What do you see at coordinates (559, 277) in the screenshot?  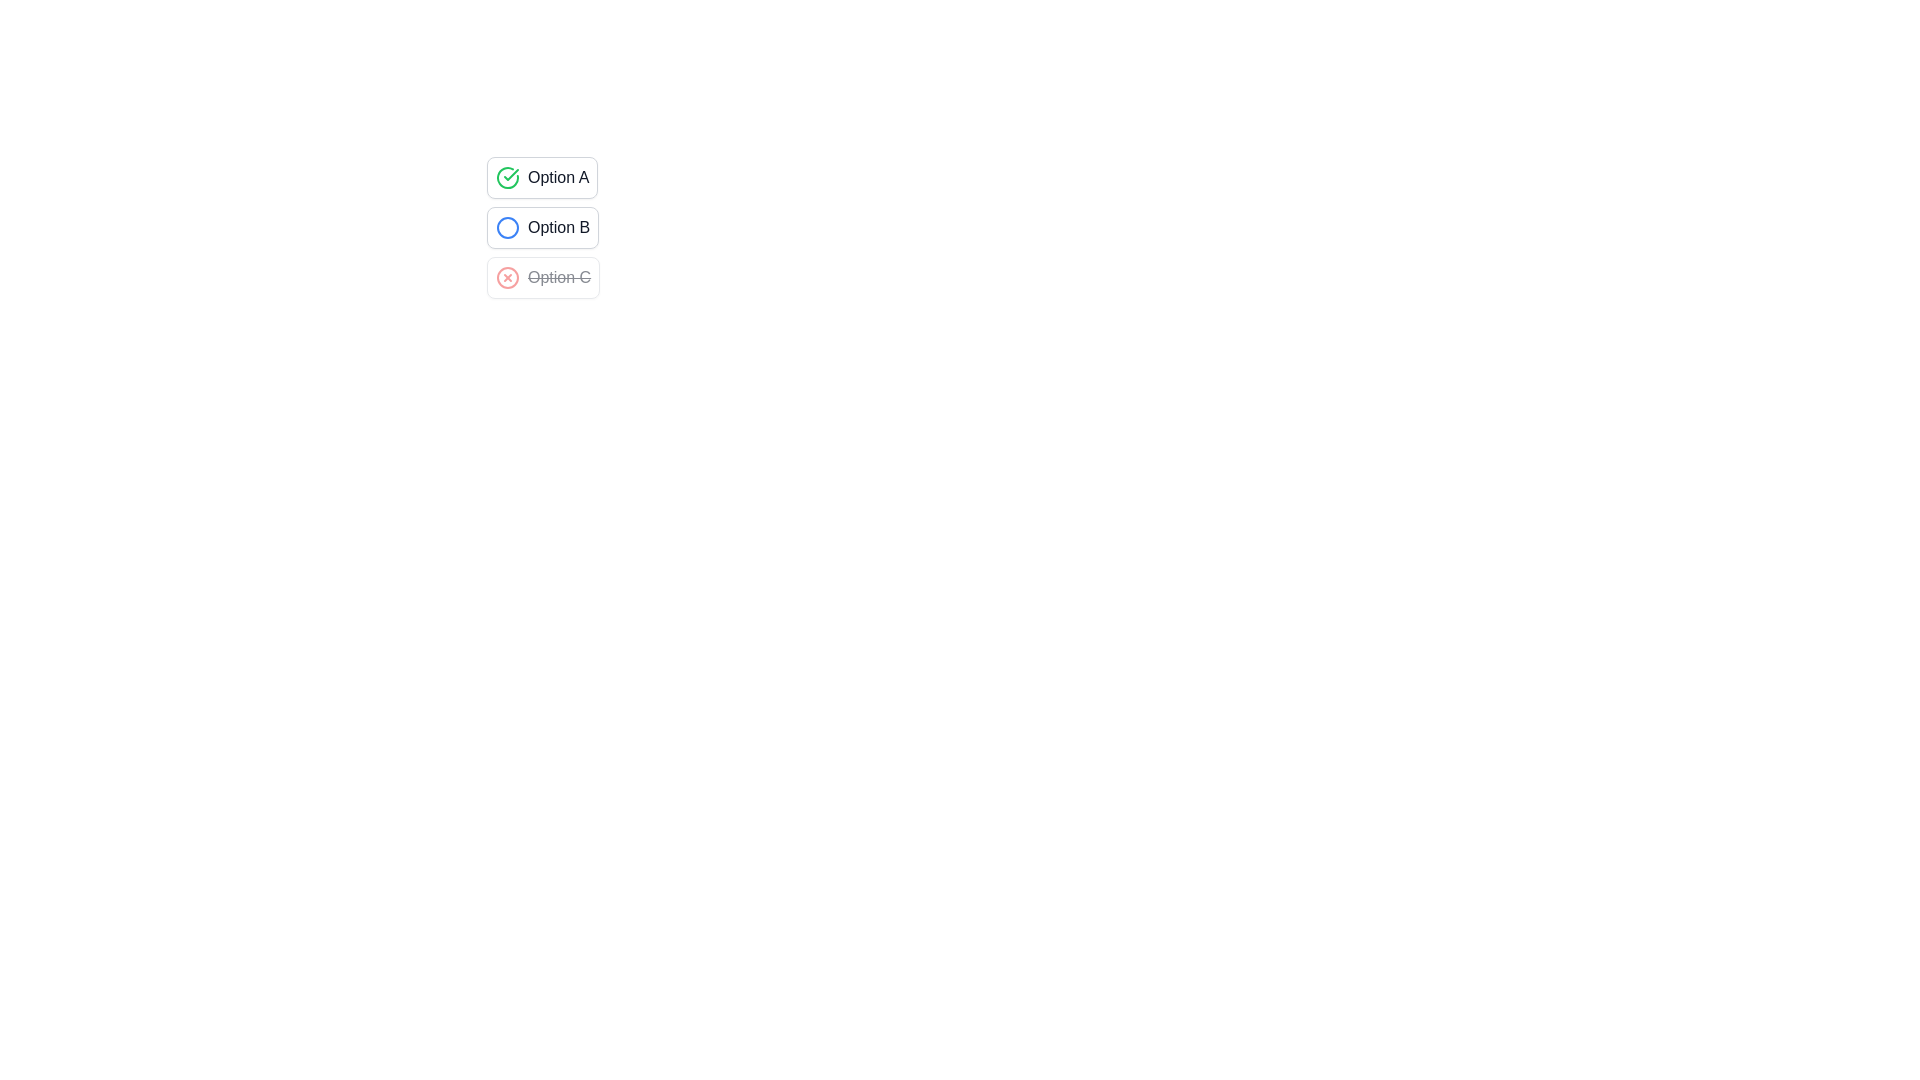 I see `disabled text label displaying 'Option C', which is the third option in a vertical selection list, to check its properties` at bounding box center [559, 277].